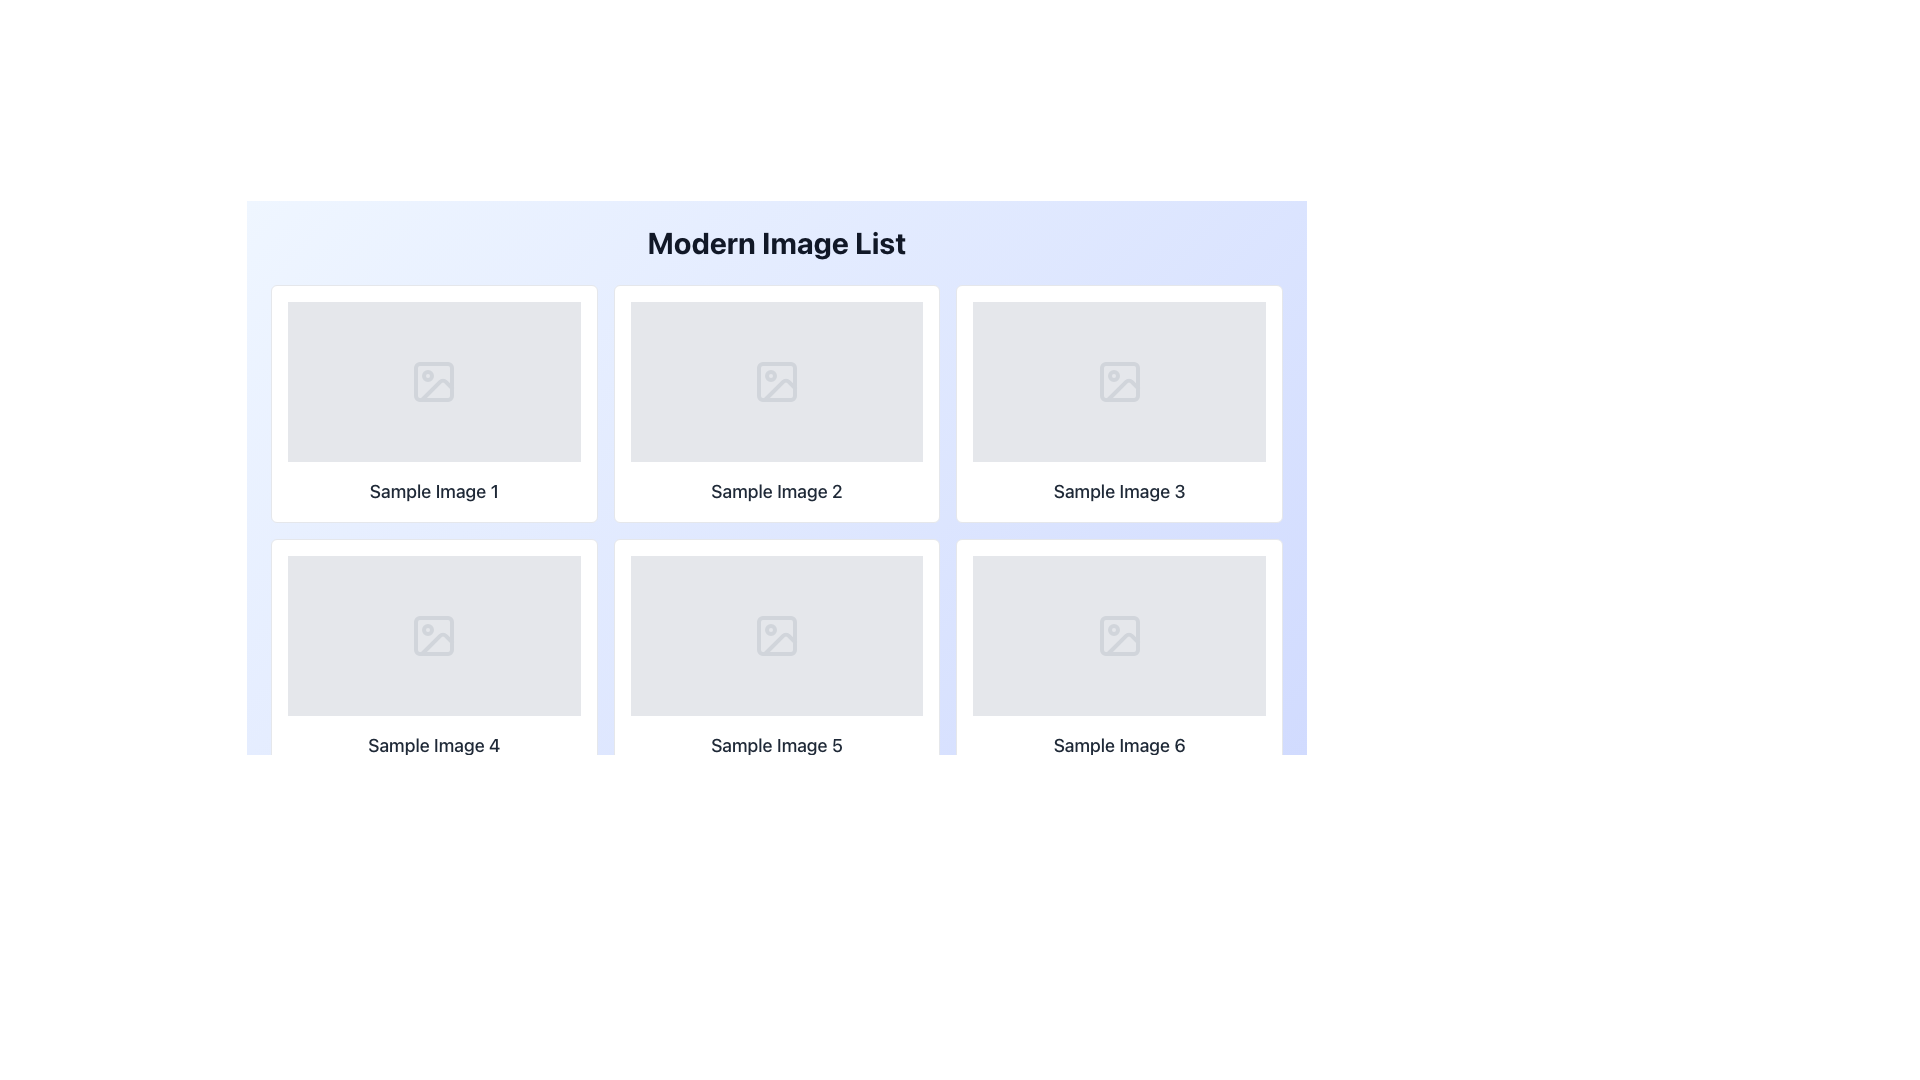 The height and width of the screenshot is (1080, 1920). I want to click on the text label that reads 'Sample Image 3', which is styled in medium font size and dark gray color, located below a rectangular placeholder image in the second row of a grid layout, so click(1118, 492).